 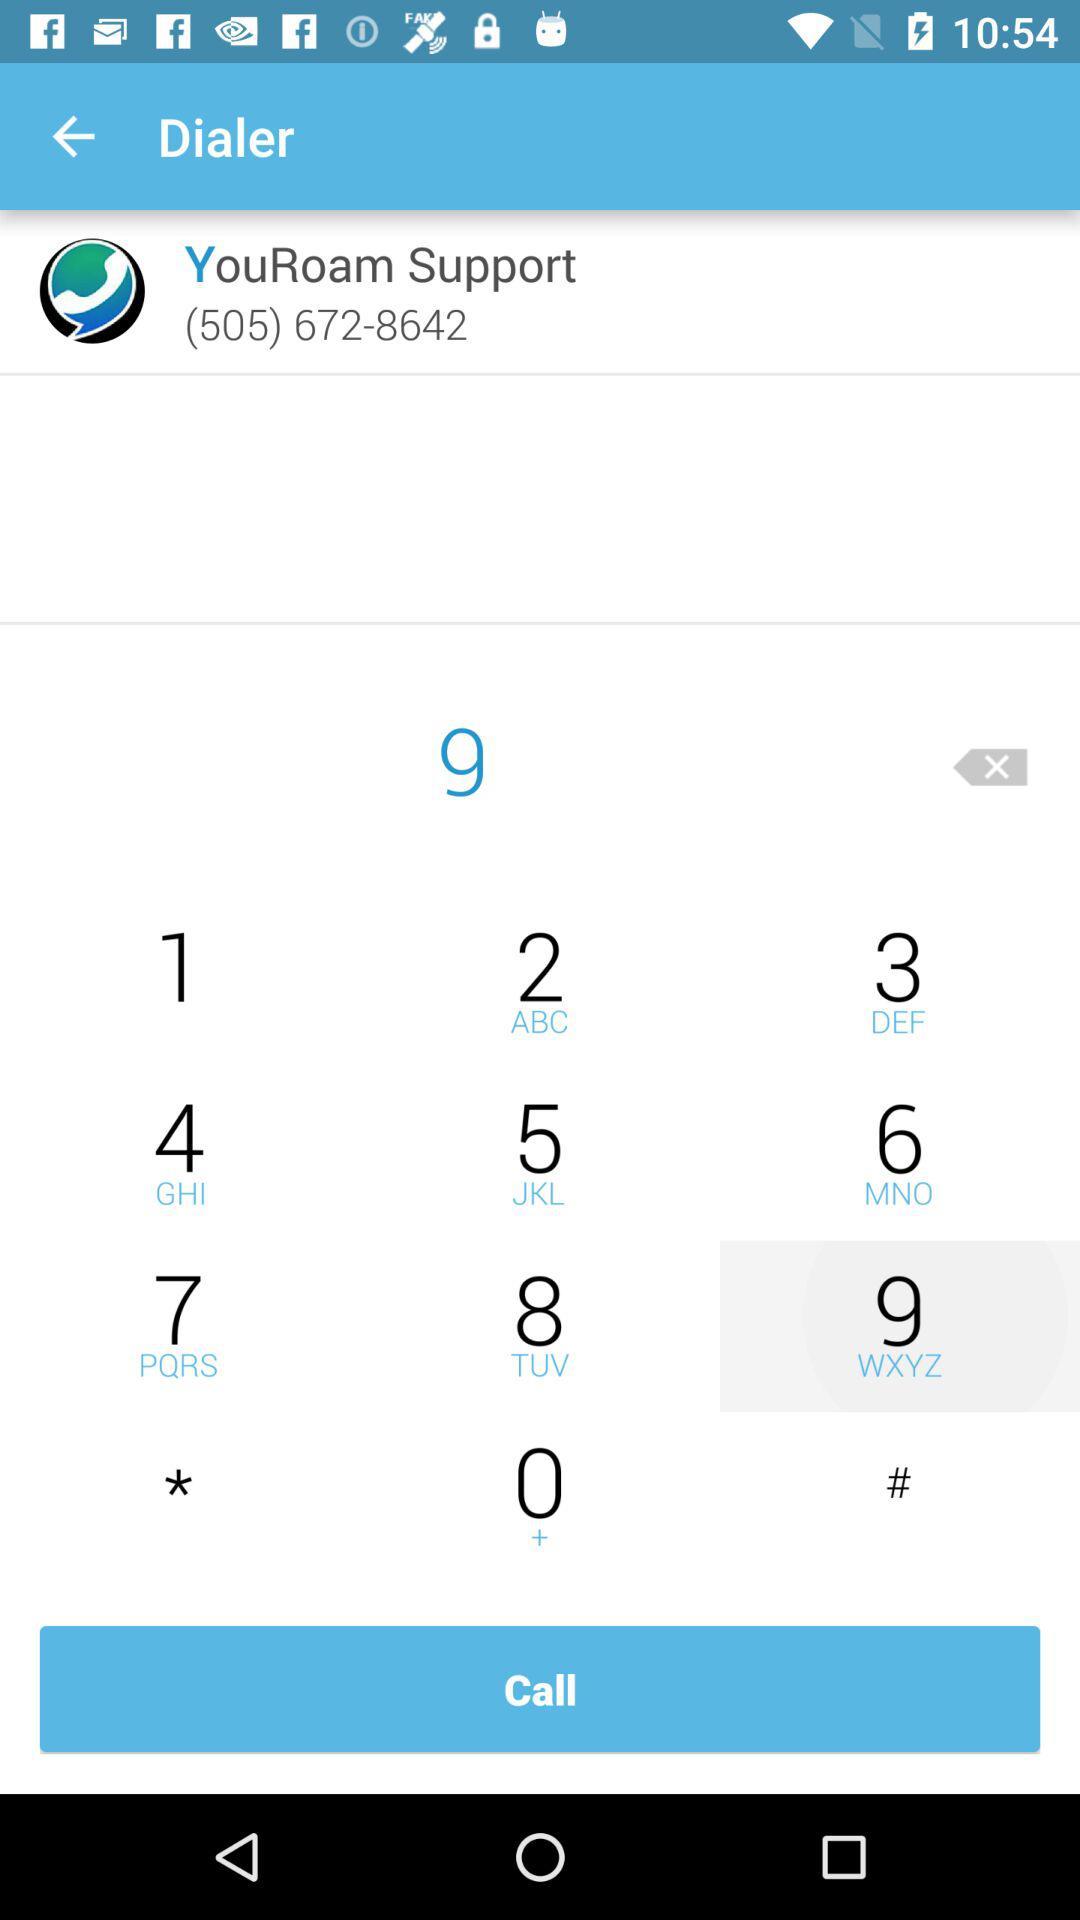 I want to click on delete character, so click(x=990, y=758).